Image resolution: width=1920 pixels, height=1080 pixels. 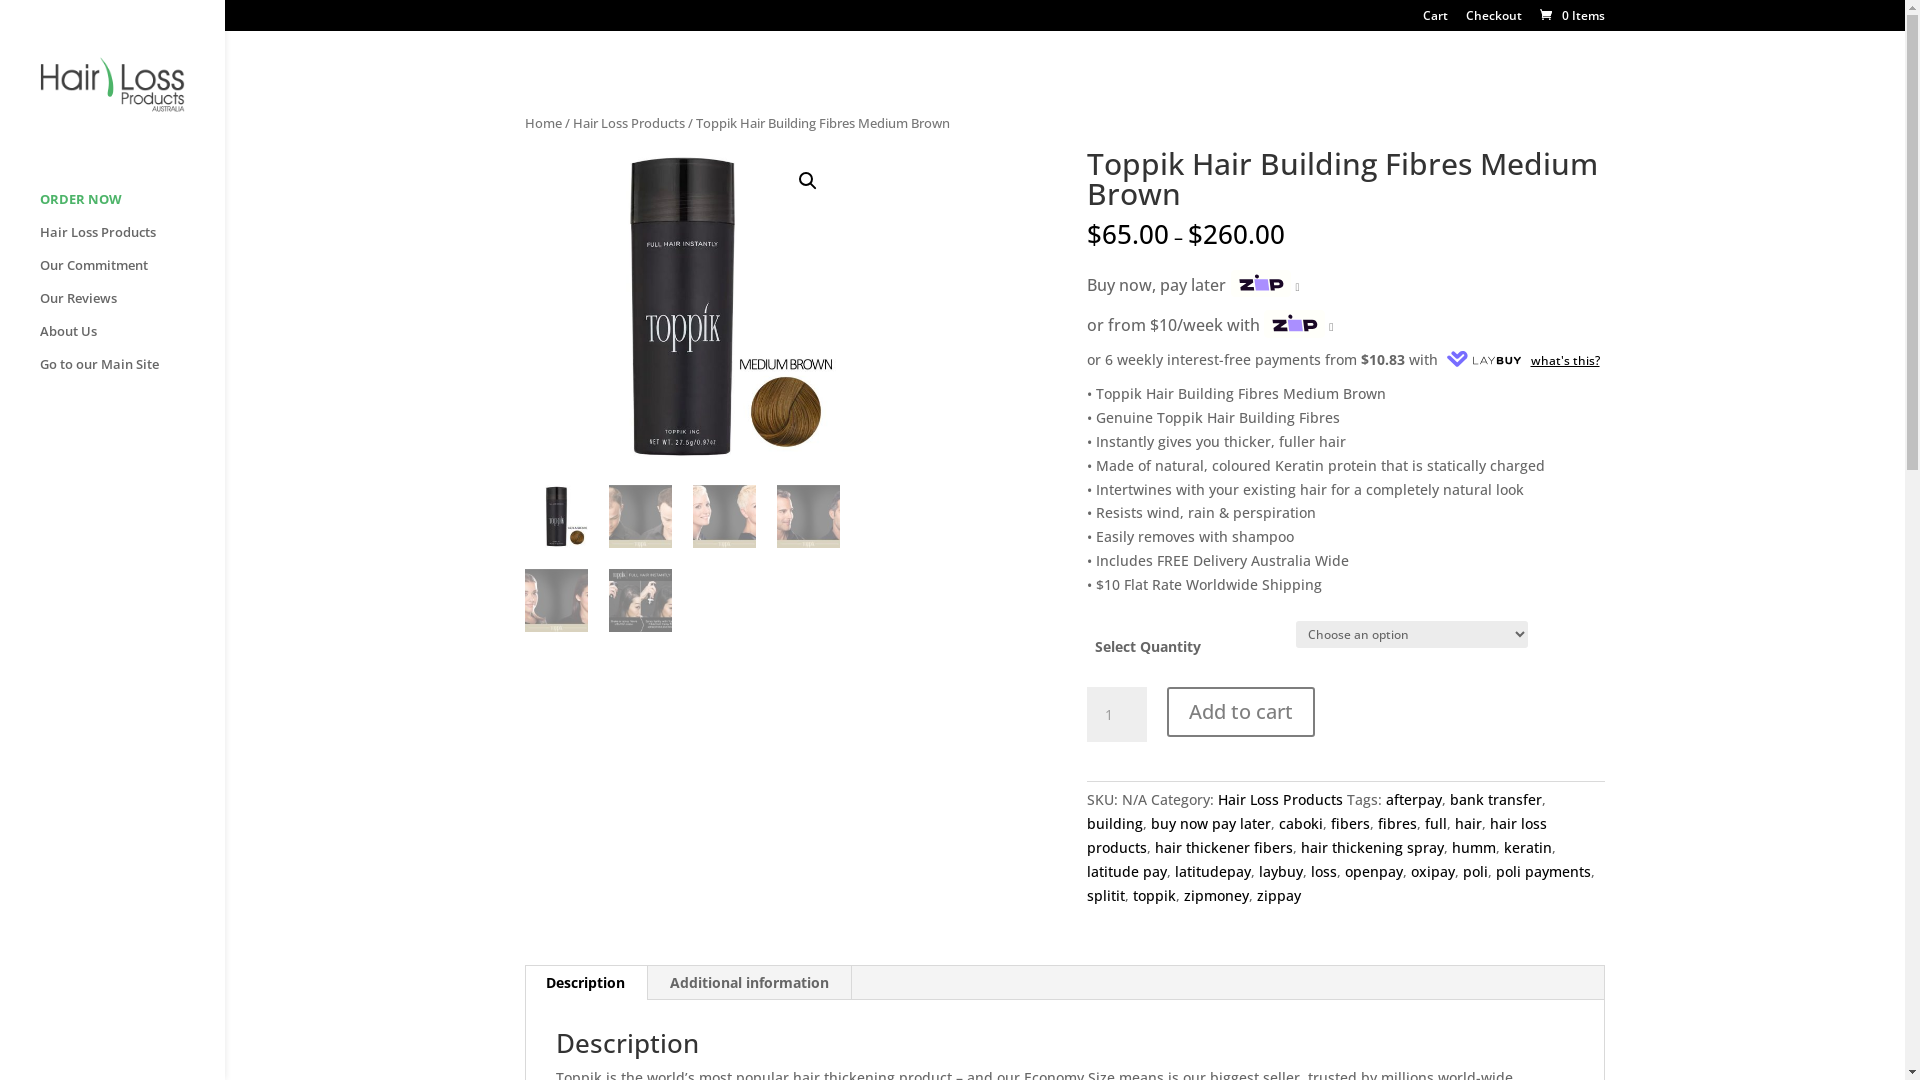 What do you see at coordinates (39, 339) in the screenshot?
I see `'About Us'` at bounding box center [39, 339].